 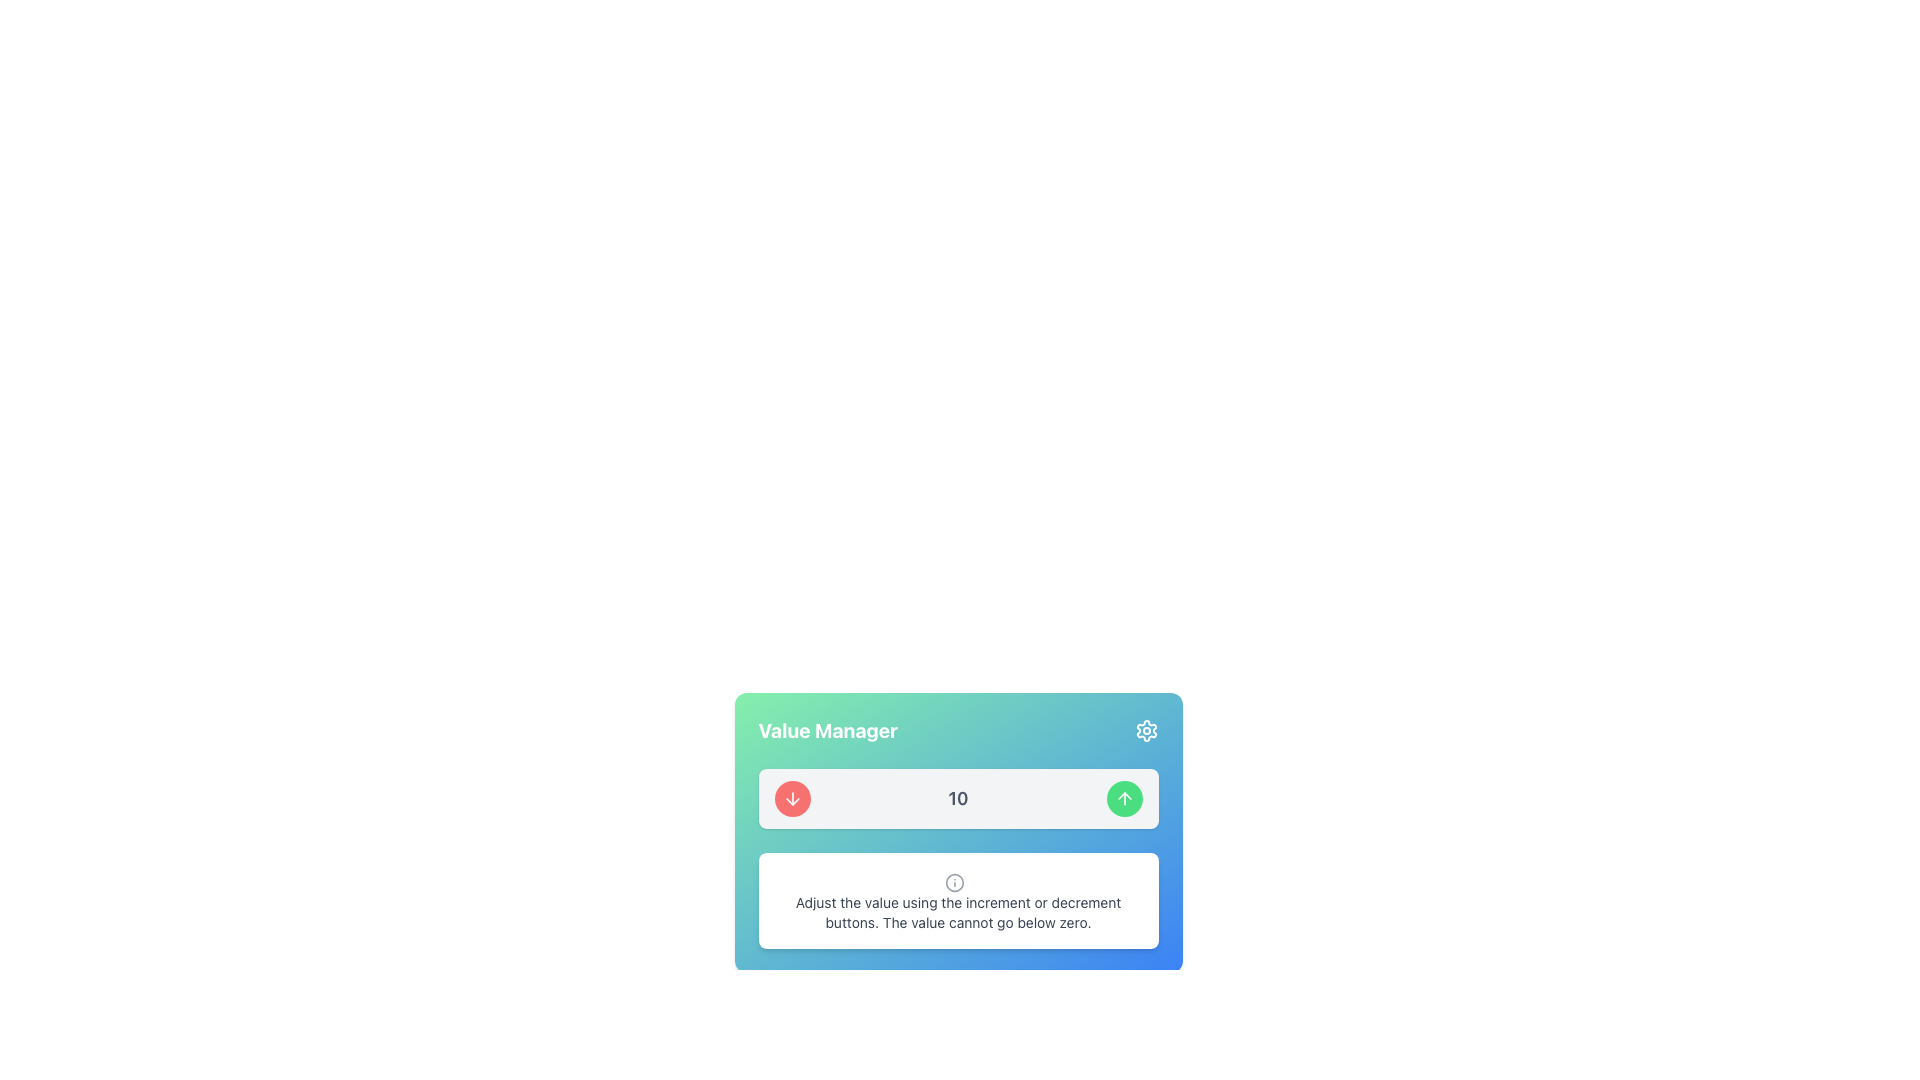 I want to click on the gear icon in the top-right corner of the 'Value Manager' card, so click(x=1146, y=731).